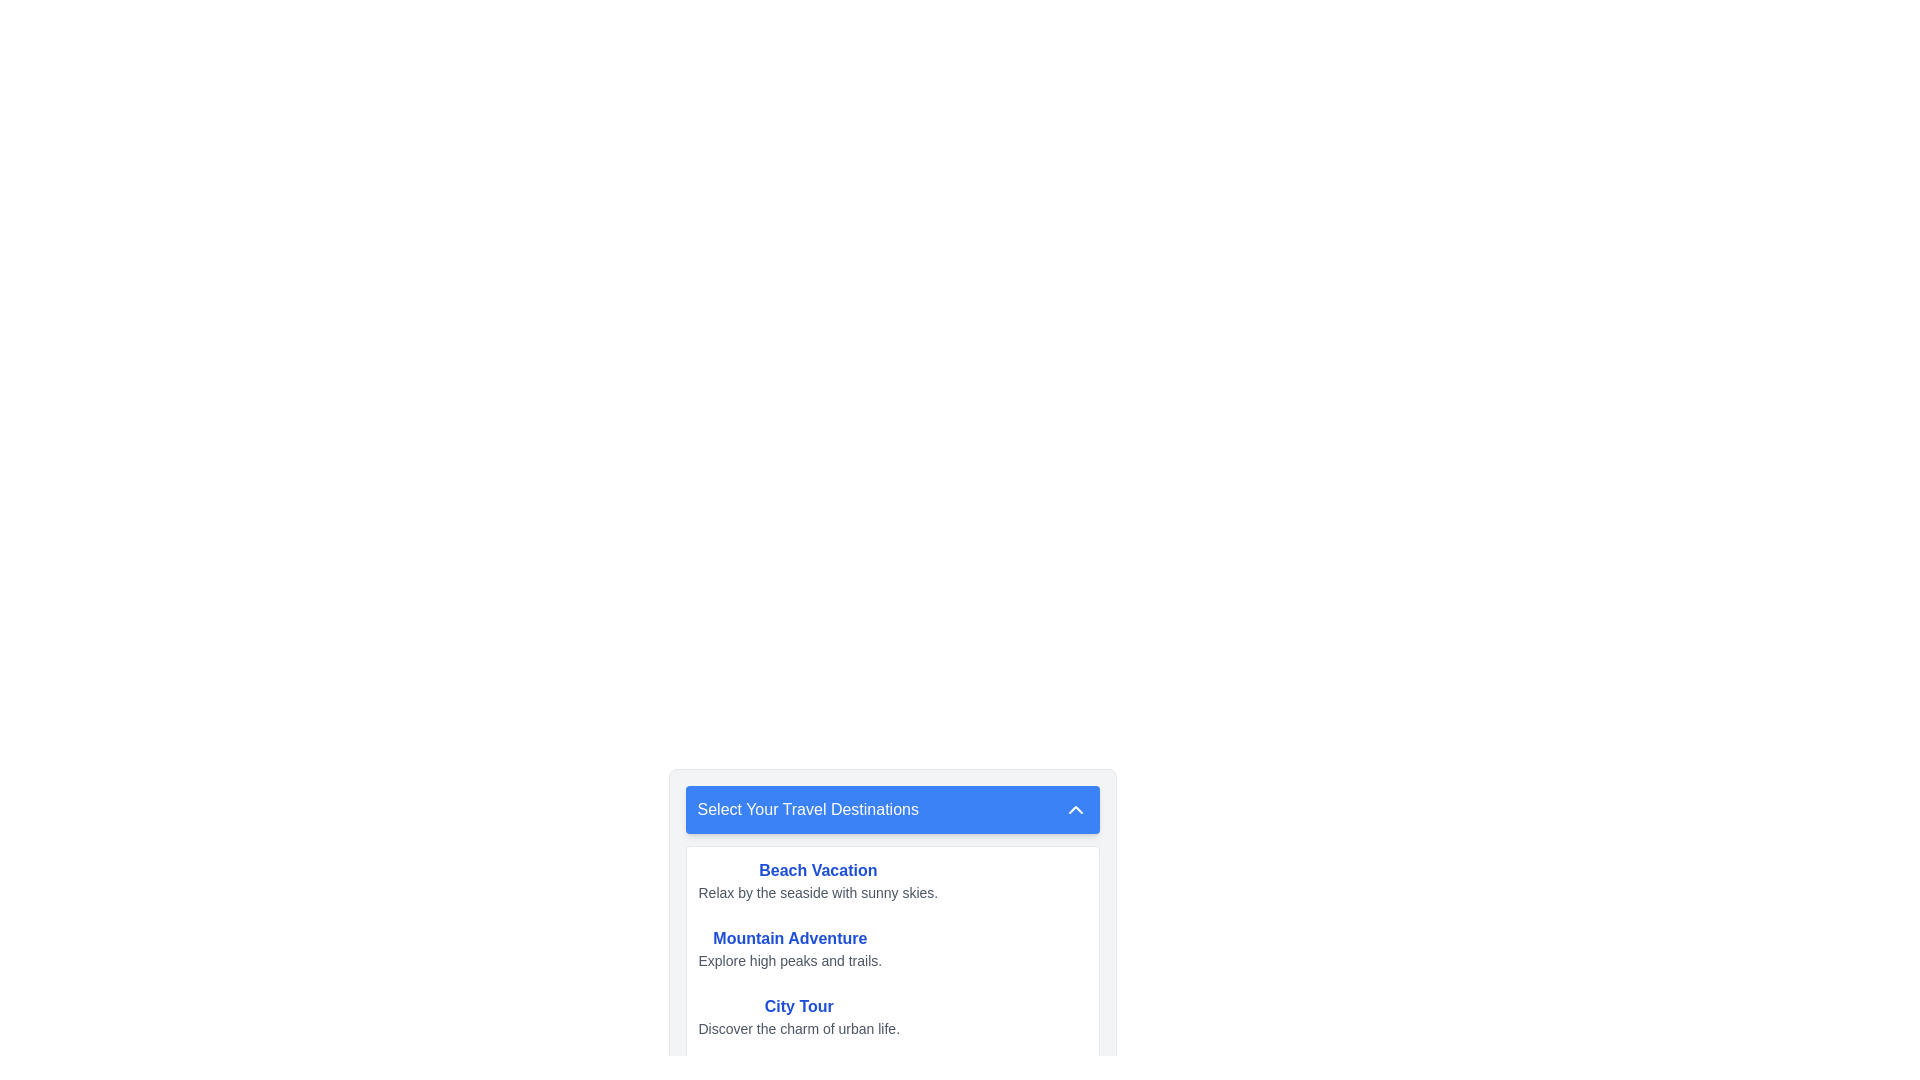 Image resolution: width=1920 pixels, height=1080 pixels. What do you see at coordinates (789, 947) in the screenshot?
I see `the TextBlock that describes an adventure involving mountains and trails, which is the second item in the list under the blue heading 'Select Your Travel Destinations'` at bounding box center [789, 947].